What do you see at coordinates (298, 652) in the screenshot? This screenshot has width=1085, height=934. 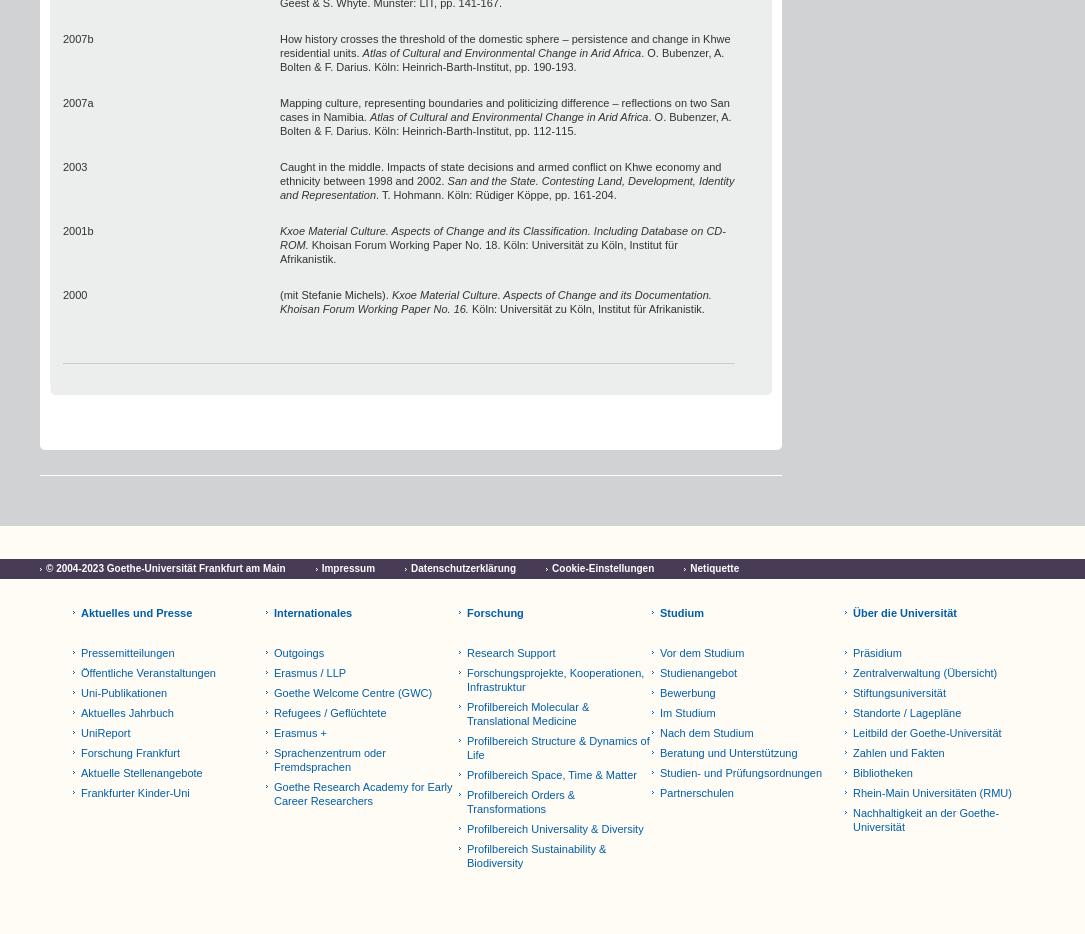 I see `'Outgoings'` at bounding box center [298, 652].